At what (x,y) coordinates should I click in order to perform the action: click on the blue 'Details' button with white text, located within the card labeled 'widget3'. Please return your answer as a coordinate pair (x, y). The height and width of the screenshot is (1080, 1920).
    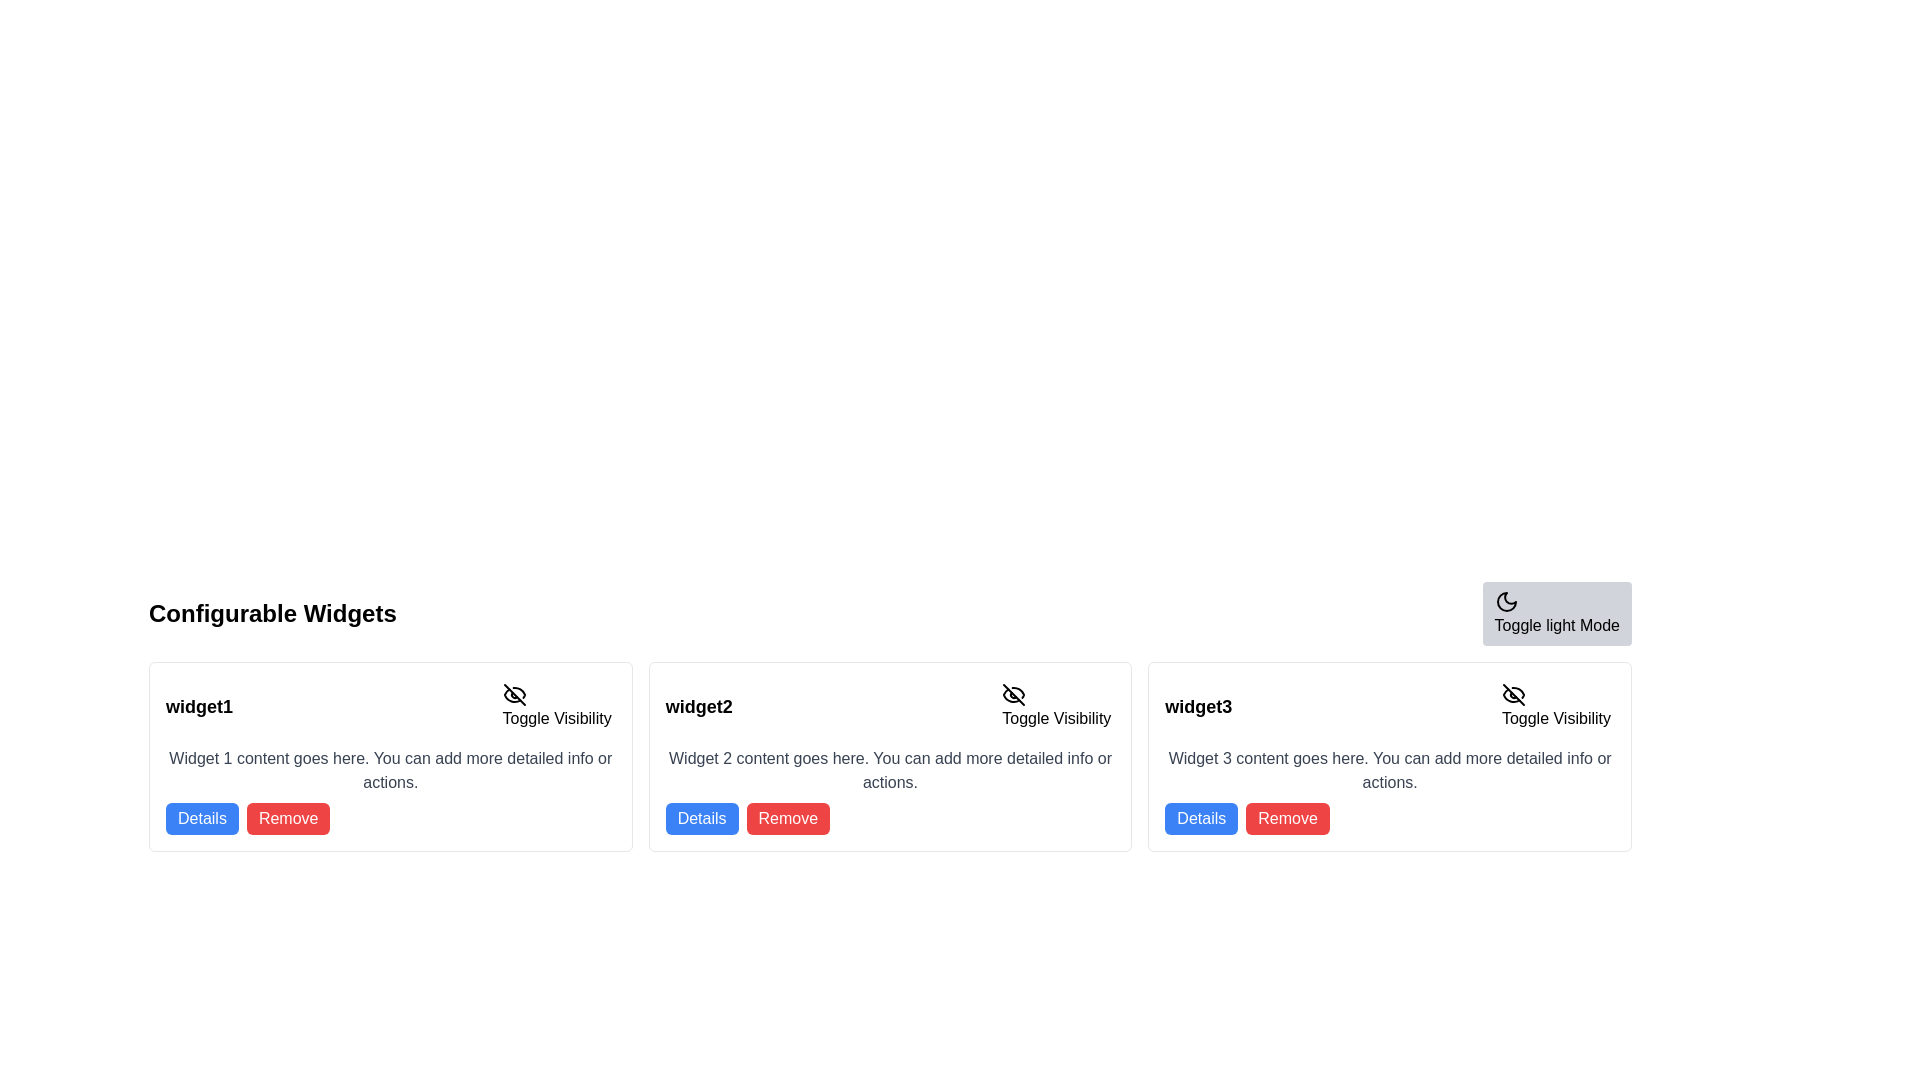
    Looking at the image, I should click on (1200, 818).